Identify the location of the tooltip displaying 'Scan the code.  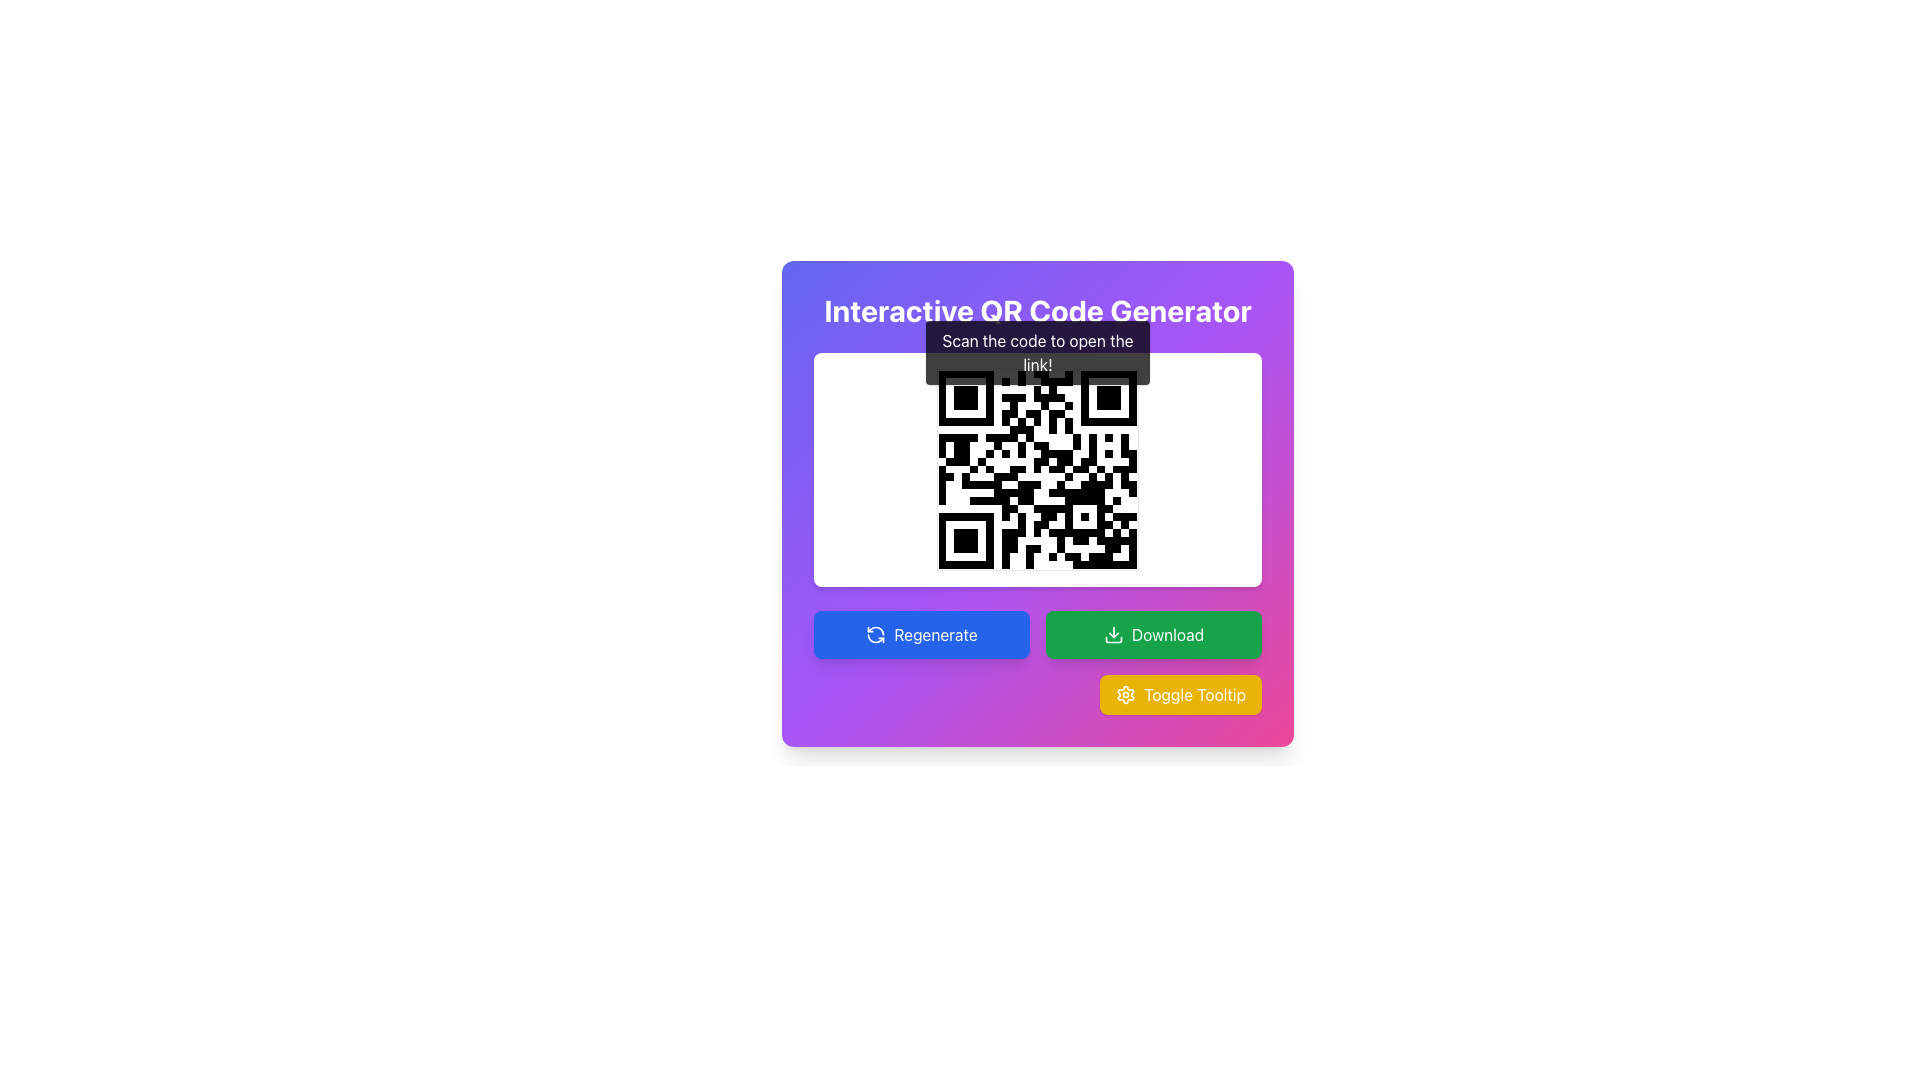
(1037, 352).